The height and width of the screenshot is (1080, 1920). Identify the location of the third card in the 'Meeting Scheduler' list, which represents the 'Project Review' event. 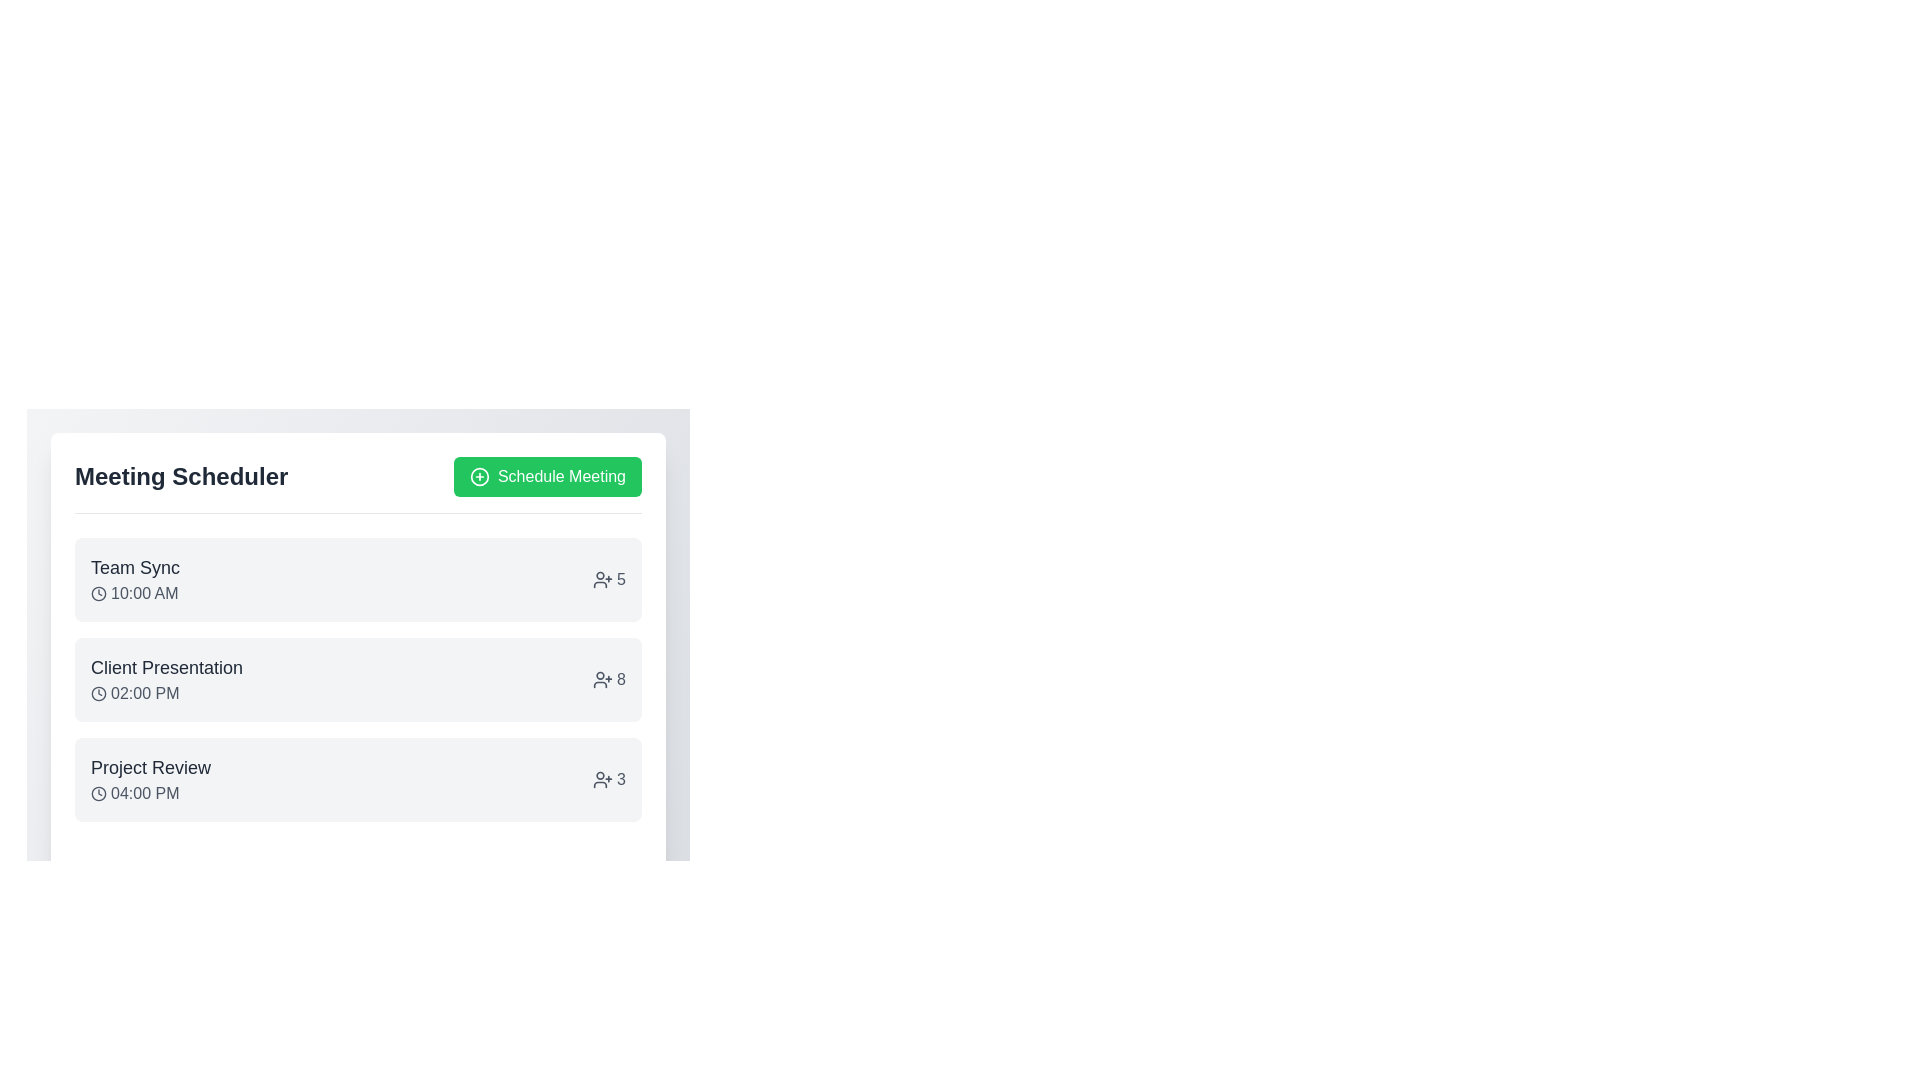
(358, 778).